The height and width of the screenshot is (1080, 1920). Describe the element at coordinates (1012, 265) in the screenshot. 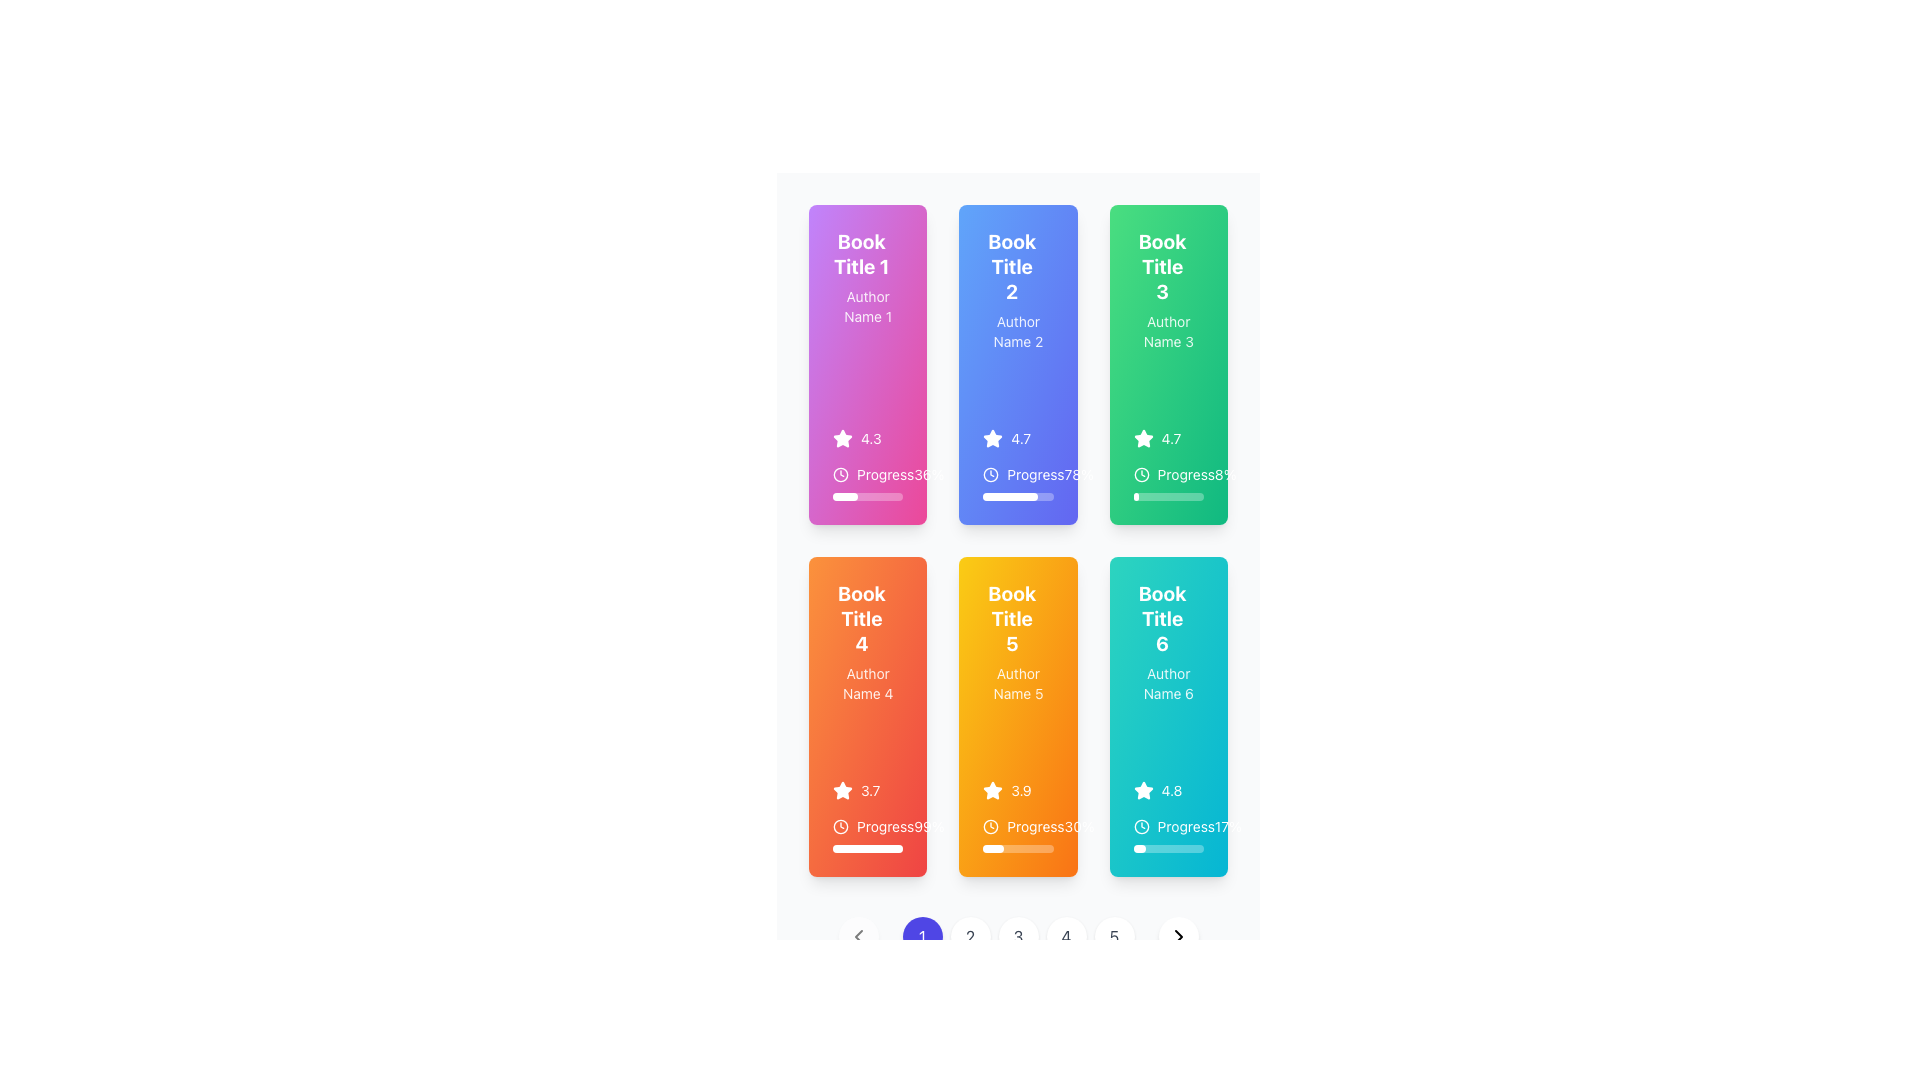

I see `static text label displaying 'Book Title 2', which is a bold, large, white font on a blue background, centered at the top of its card` at that location.